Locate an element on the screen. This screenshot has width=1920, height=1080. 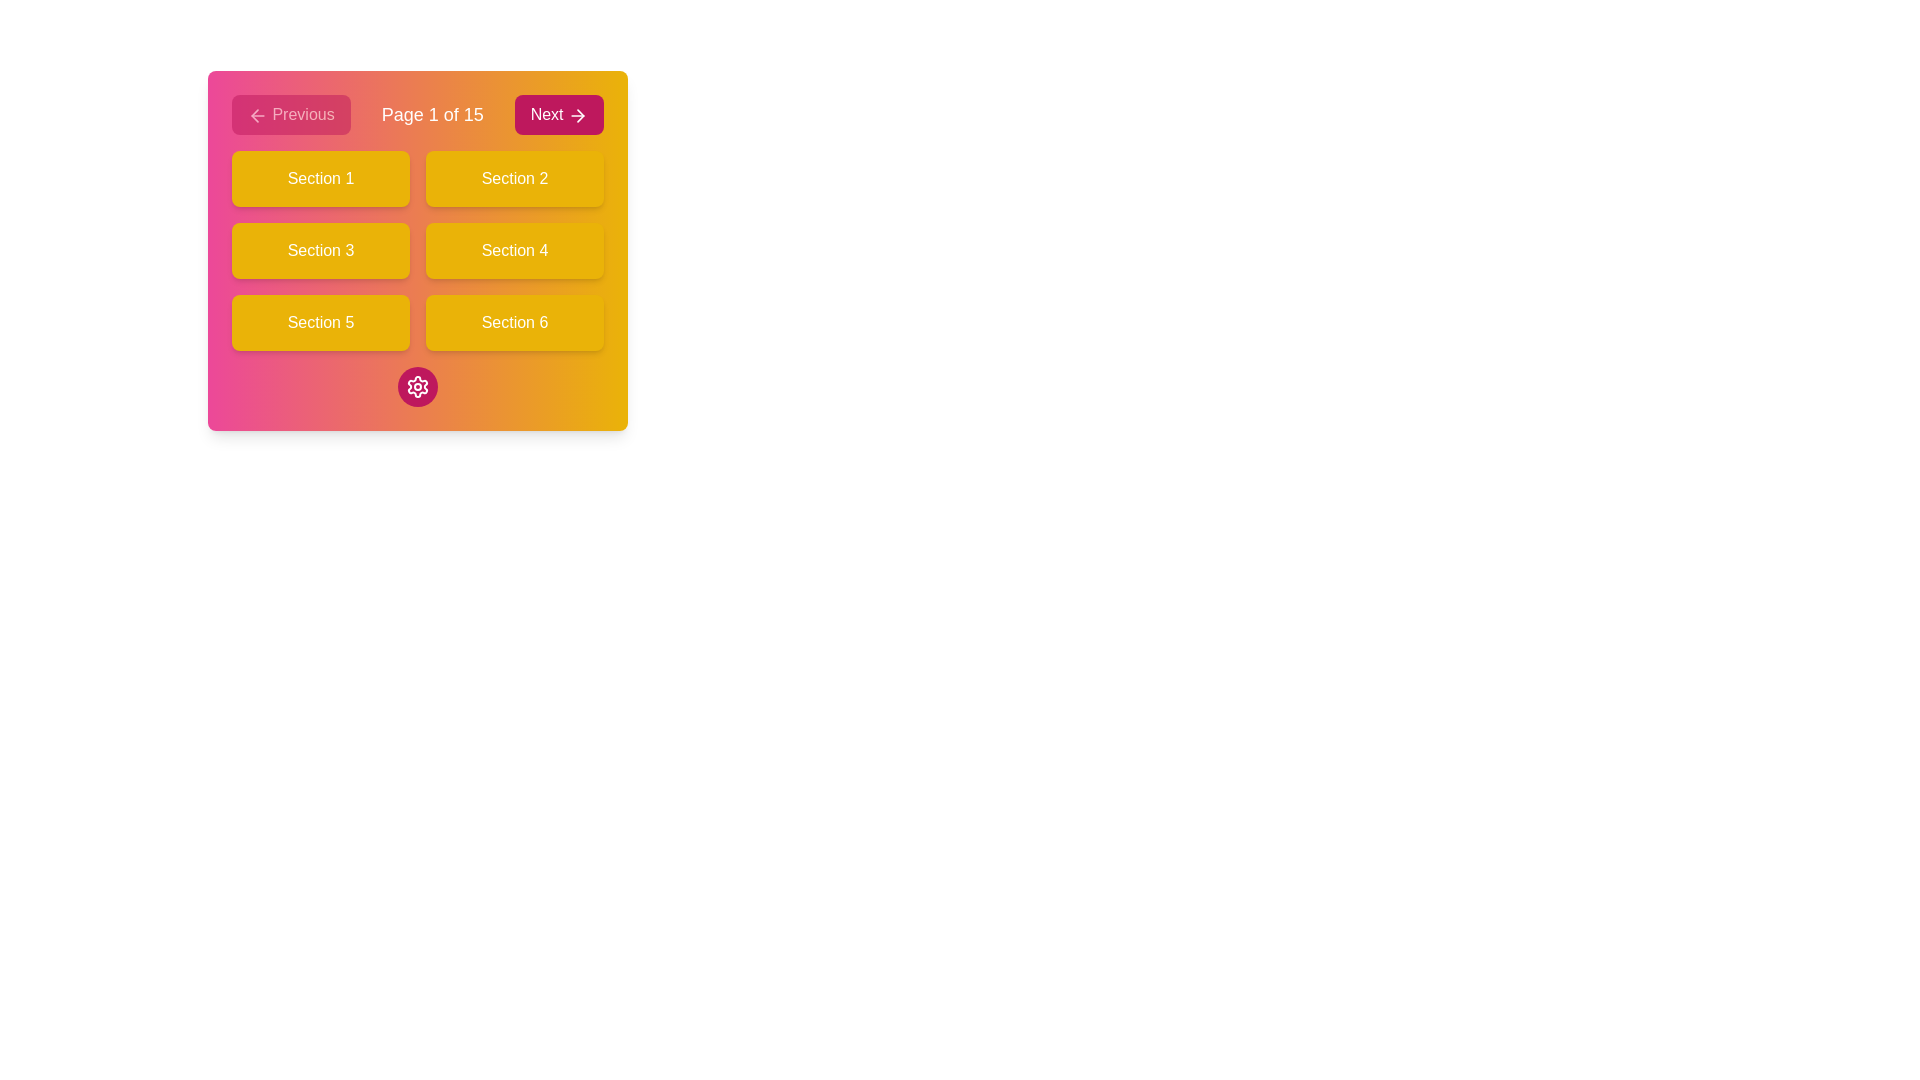
the rectangular button with a yellow background and the text 'Section 6' centered in white is located at coordinates (514, 322).